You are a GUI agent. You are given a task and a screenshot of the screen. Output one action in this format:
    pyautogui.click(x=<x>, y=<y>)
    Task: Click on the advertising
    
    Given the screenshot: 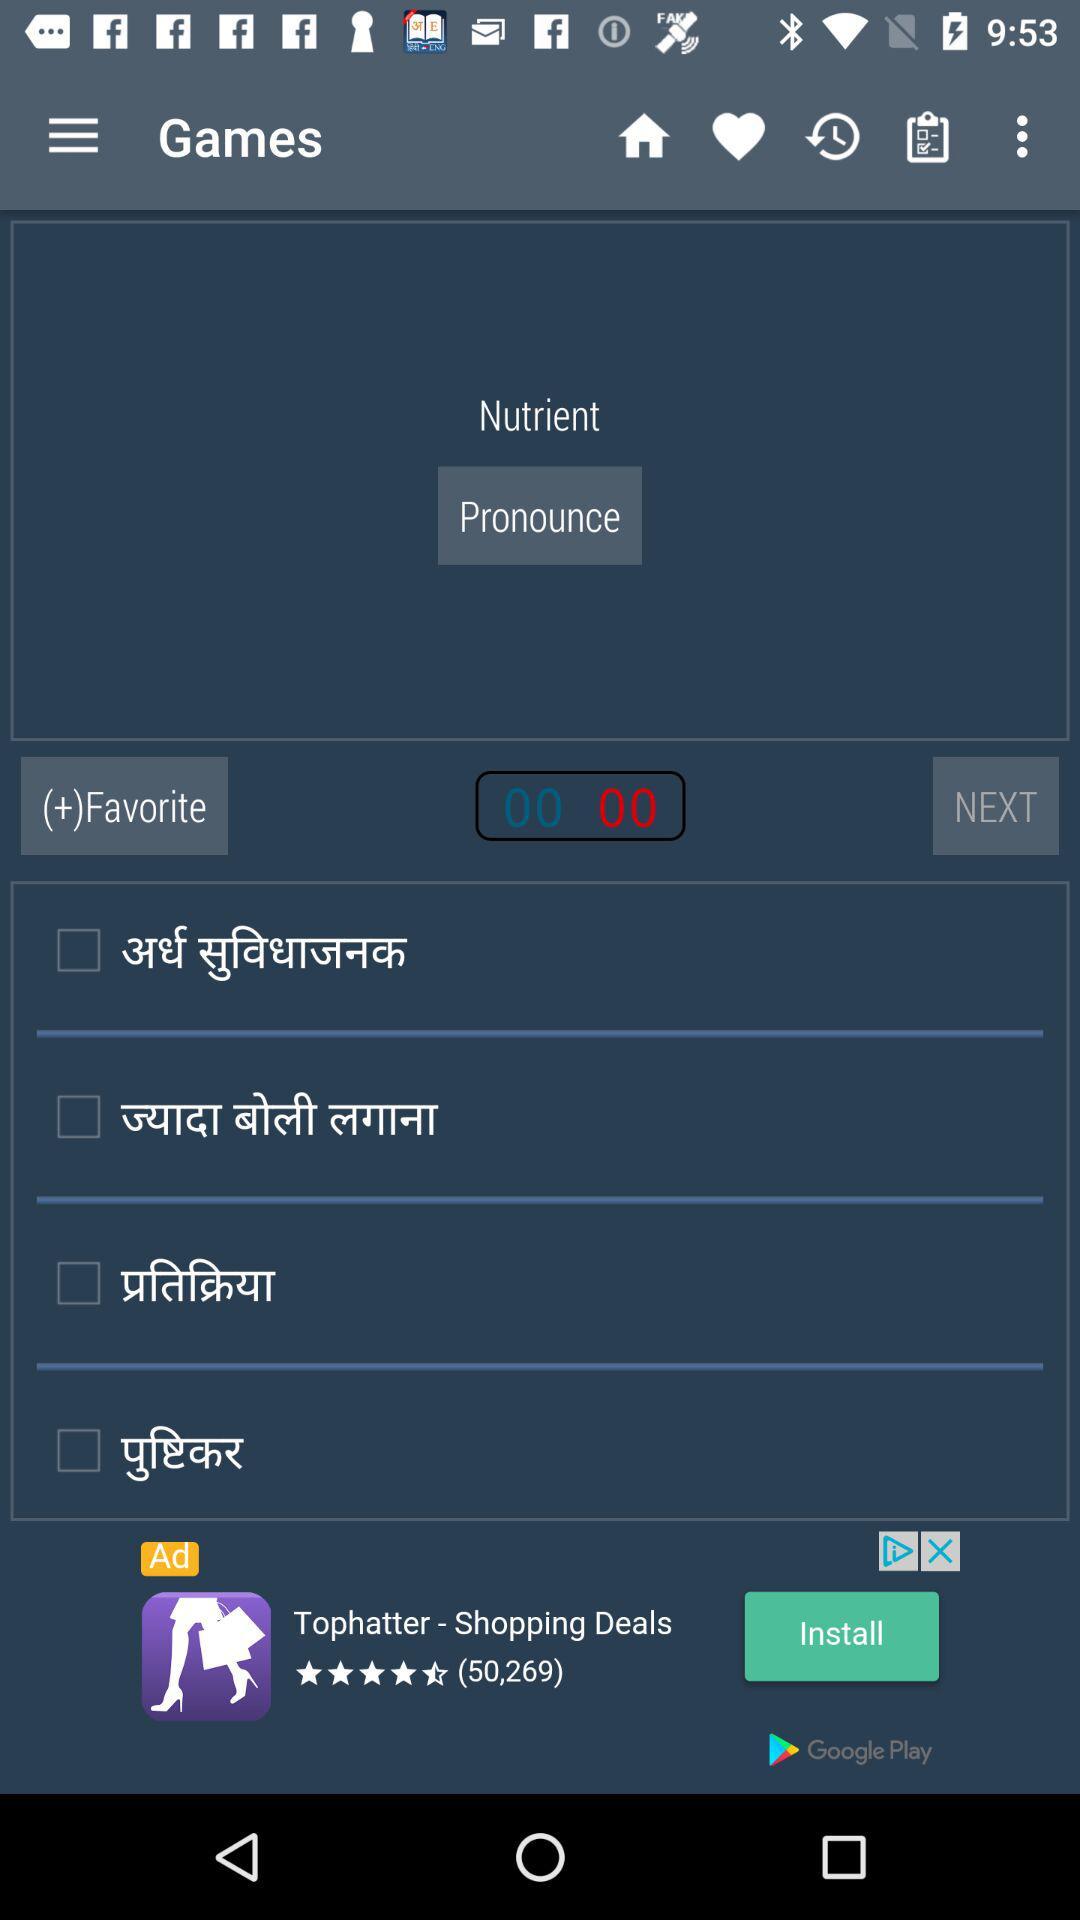 What is the action you would take?
    pyautogui.click(x=540, y=1662)
    